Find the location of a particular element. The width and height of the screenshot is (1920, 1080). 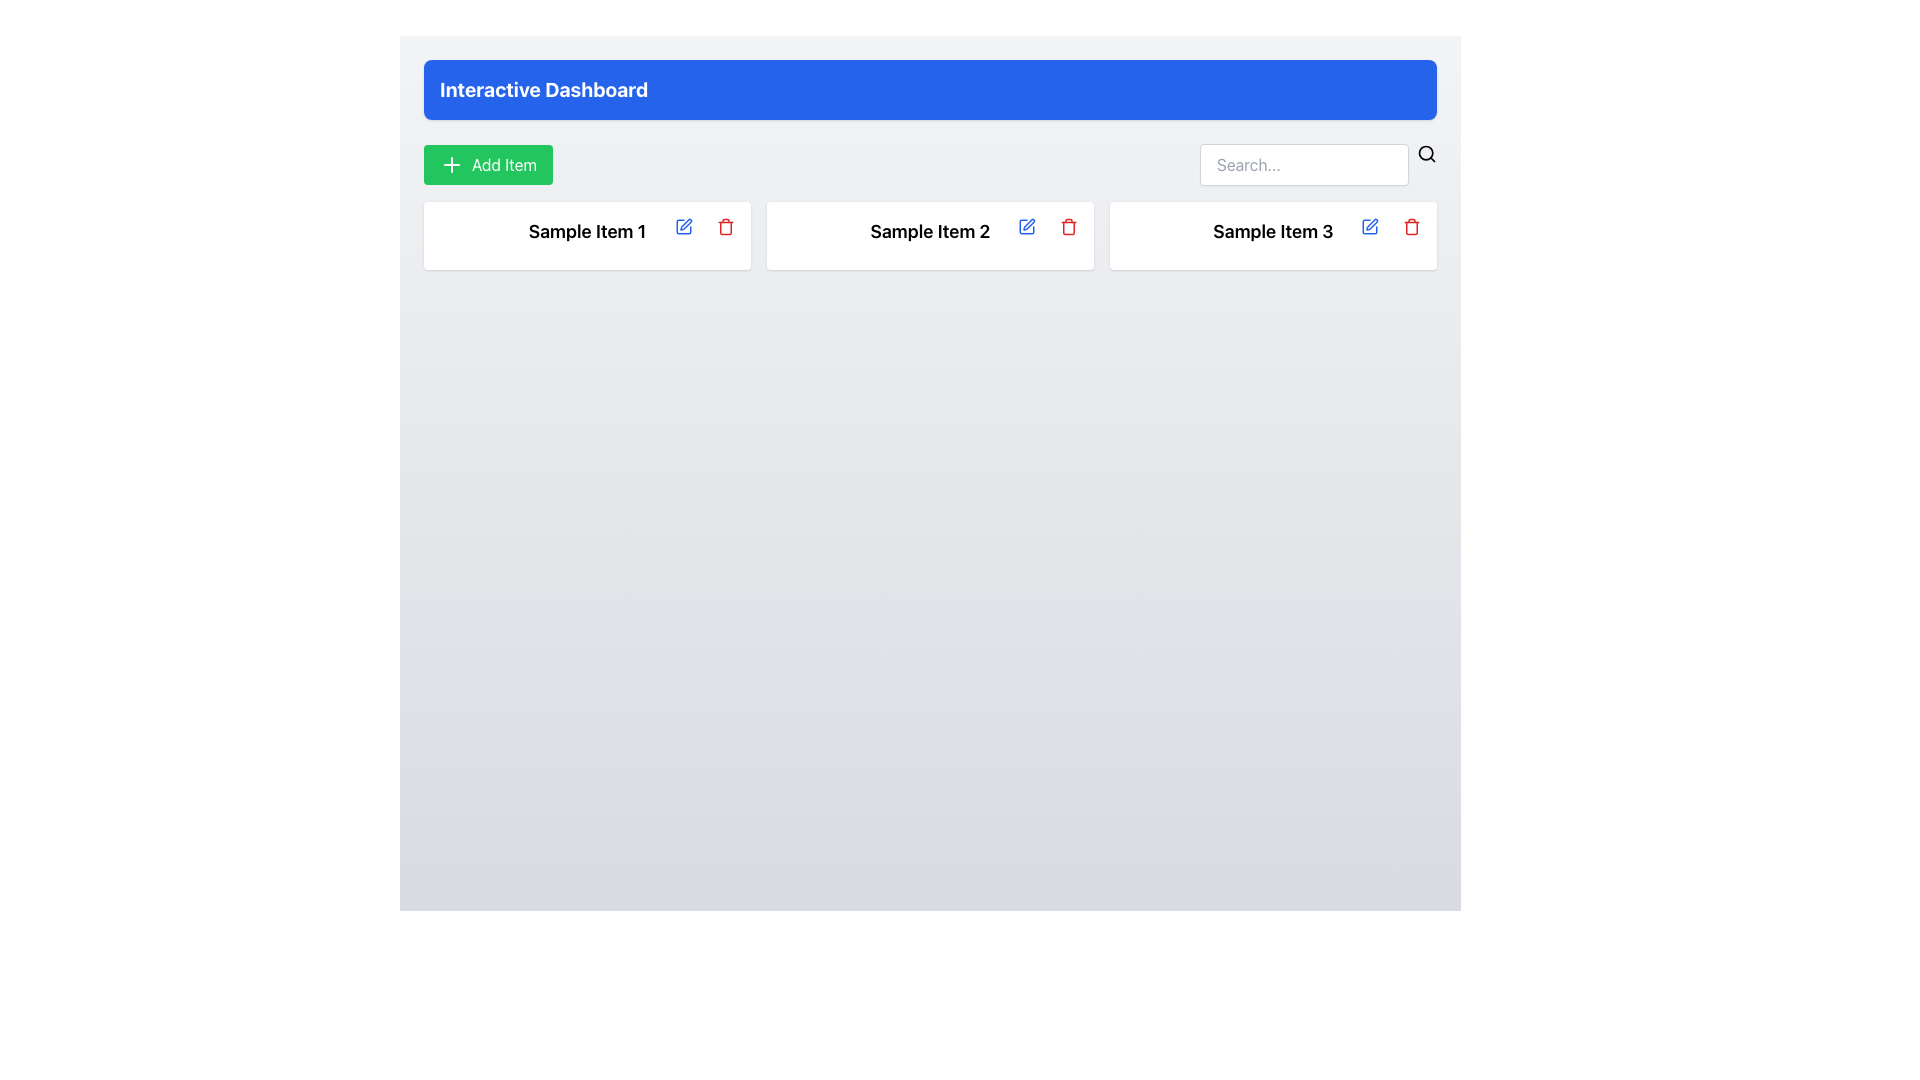

the edit icon located to the left of the trash can icon within the first item's action options is located at coordinates (686, 224).